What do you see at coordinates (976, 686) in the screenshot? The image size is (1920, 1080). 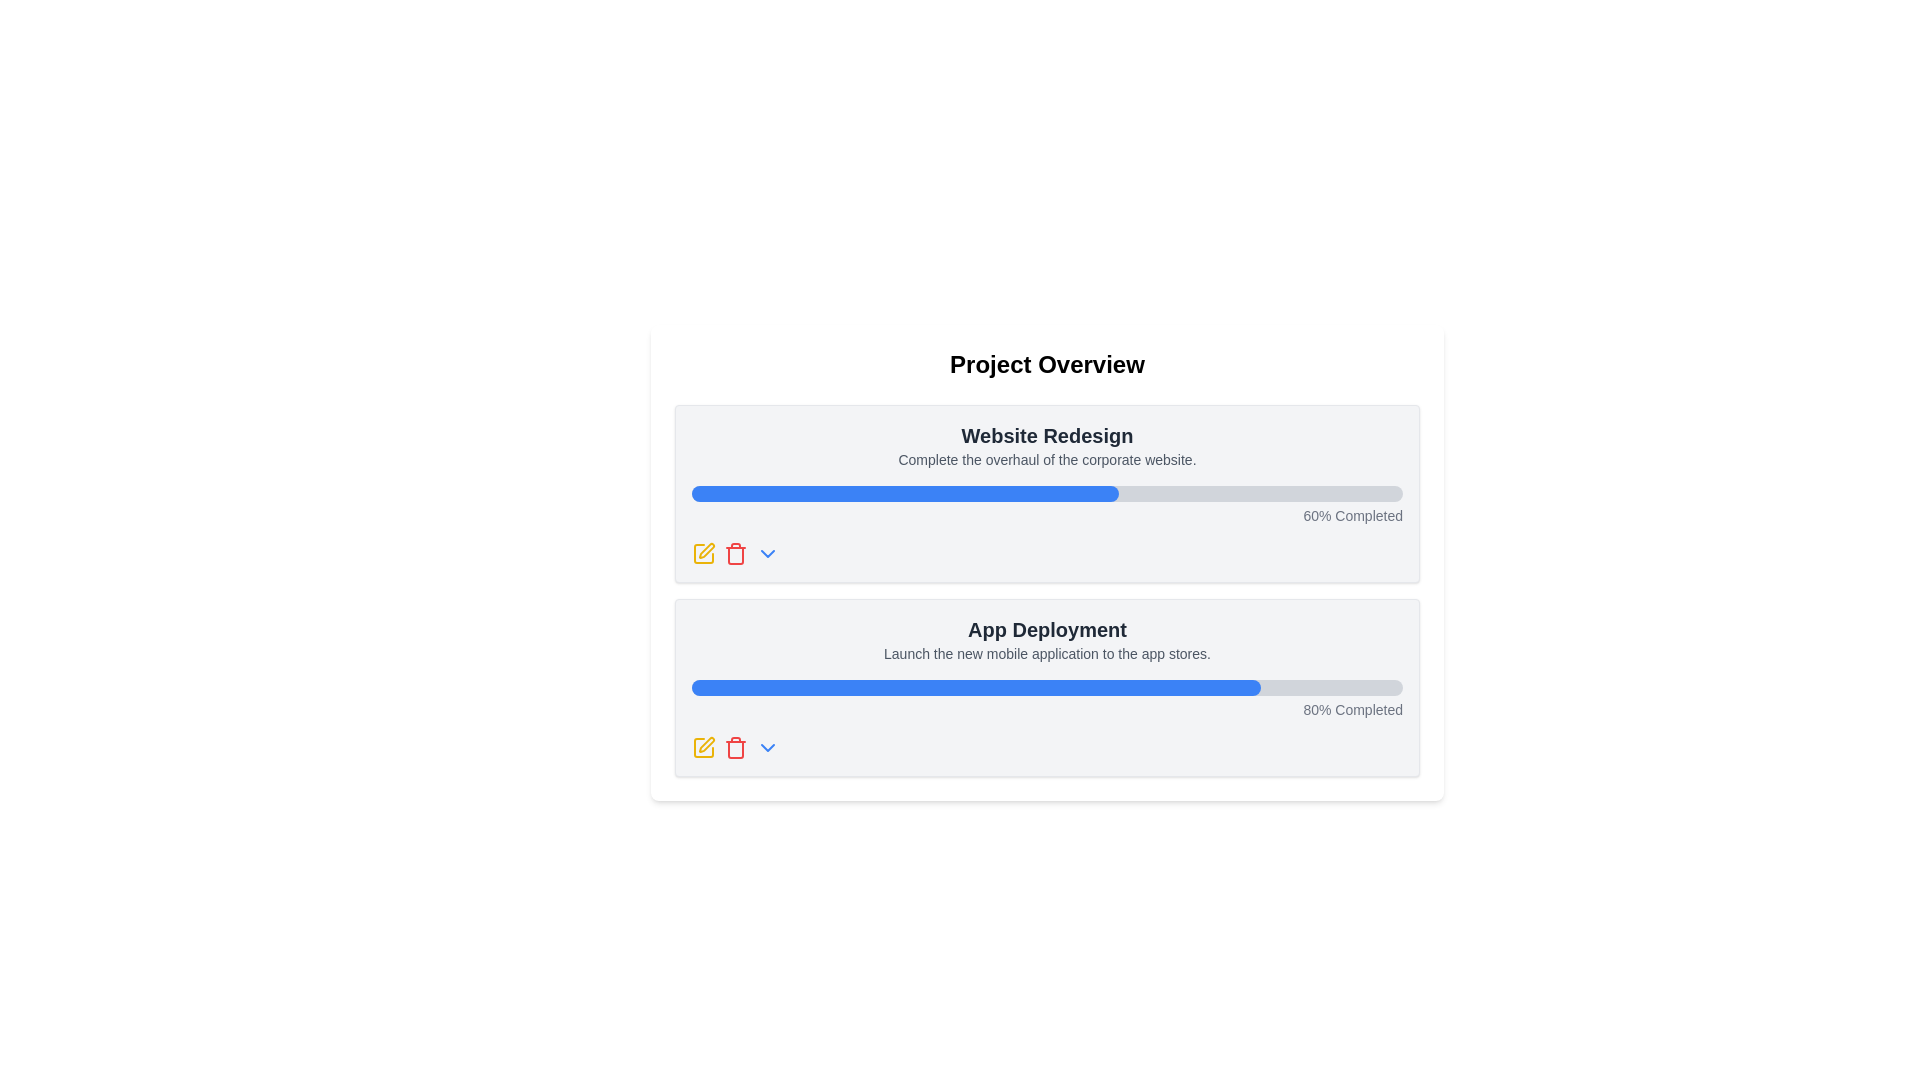 I see `the filled section of the progress bar under the 'App Deployment' section, which shows '80% Completed'` at bounding box center [976, 686].